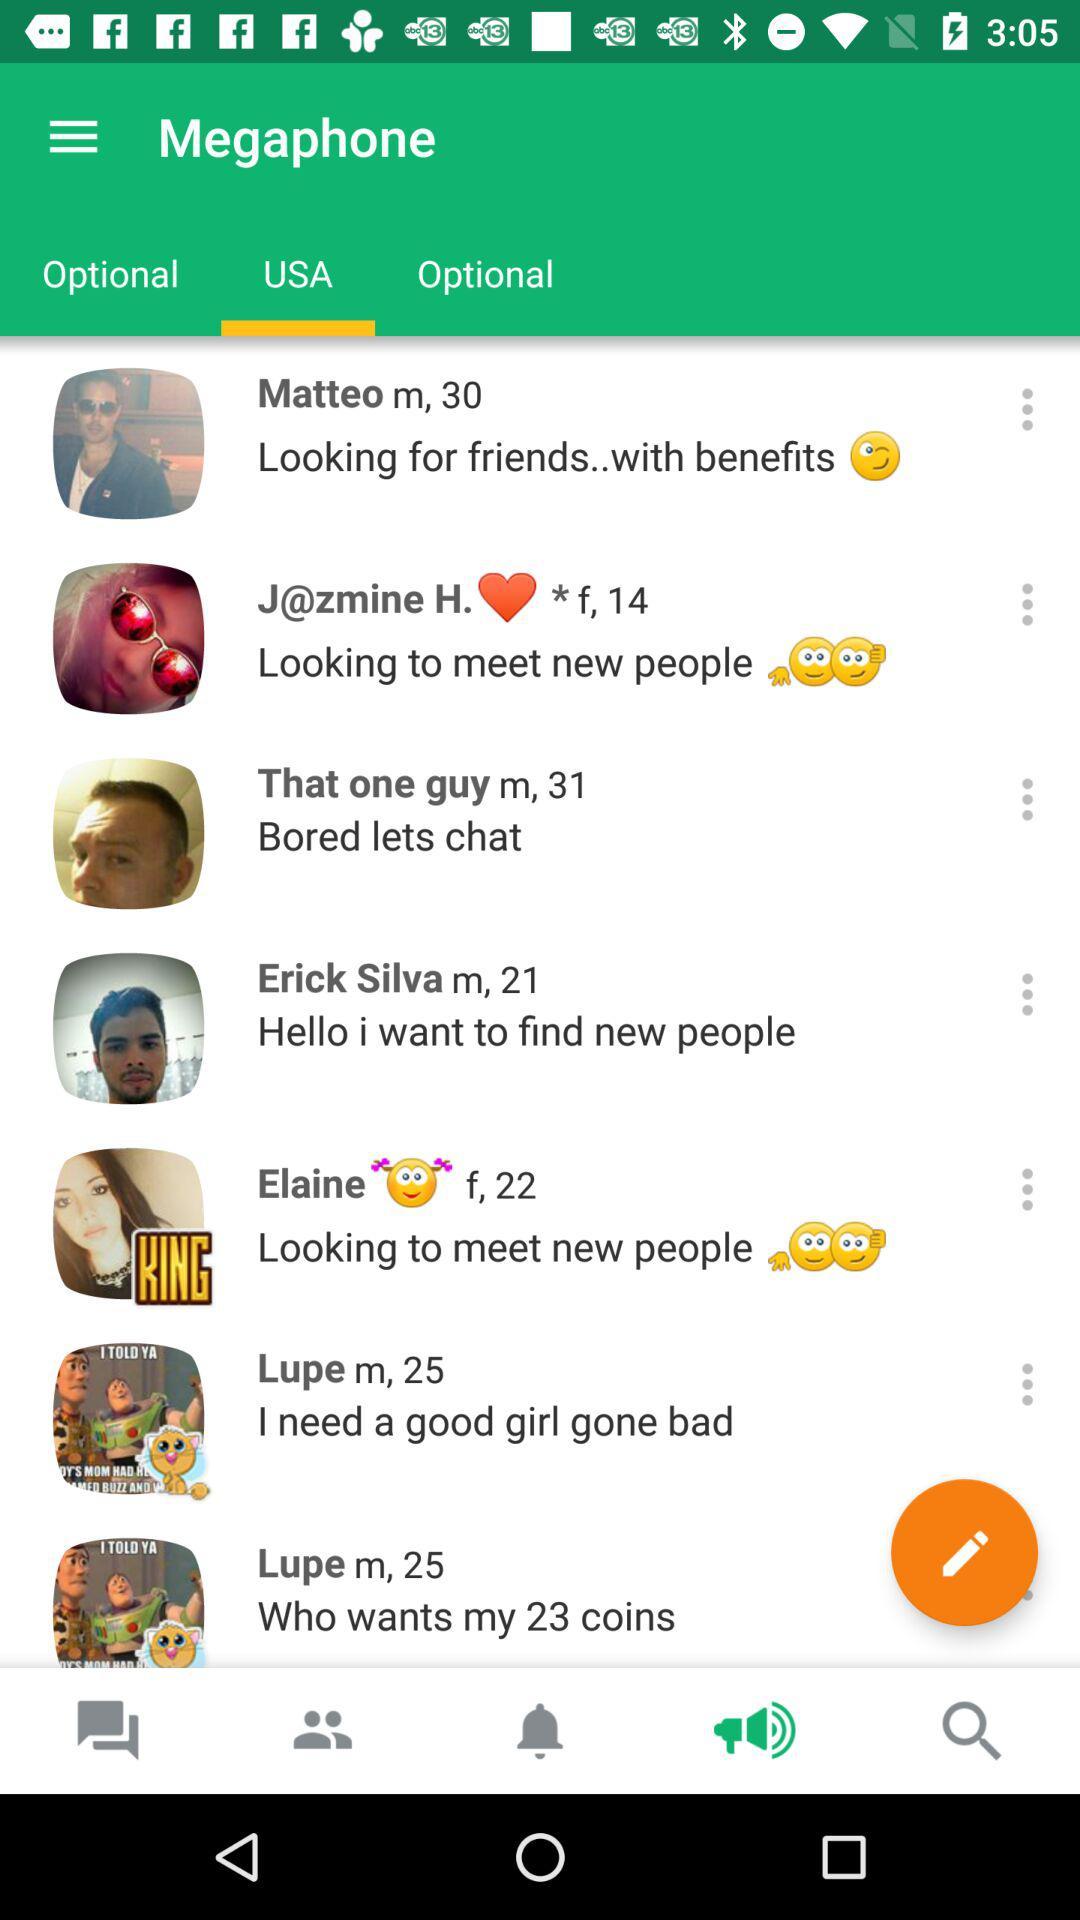  What do you see at coordinates (963, 1551) in the screenshot?
I see `the edit icon` at bounding box center [963, 1551].